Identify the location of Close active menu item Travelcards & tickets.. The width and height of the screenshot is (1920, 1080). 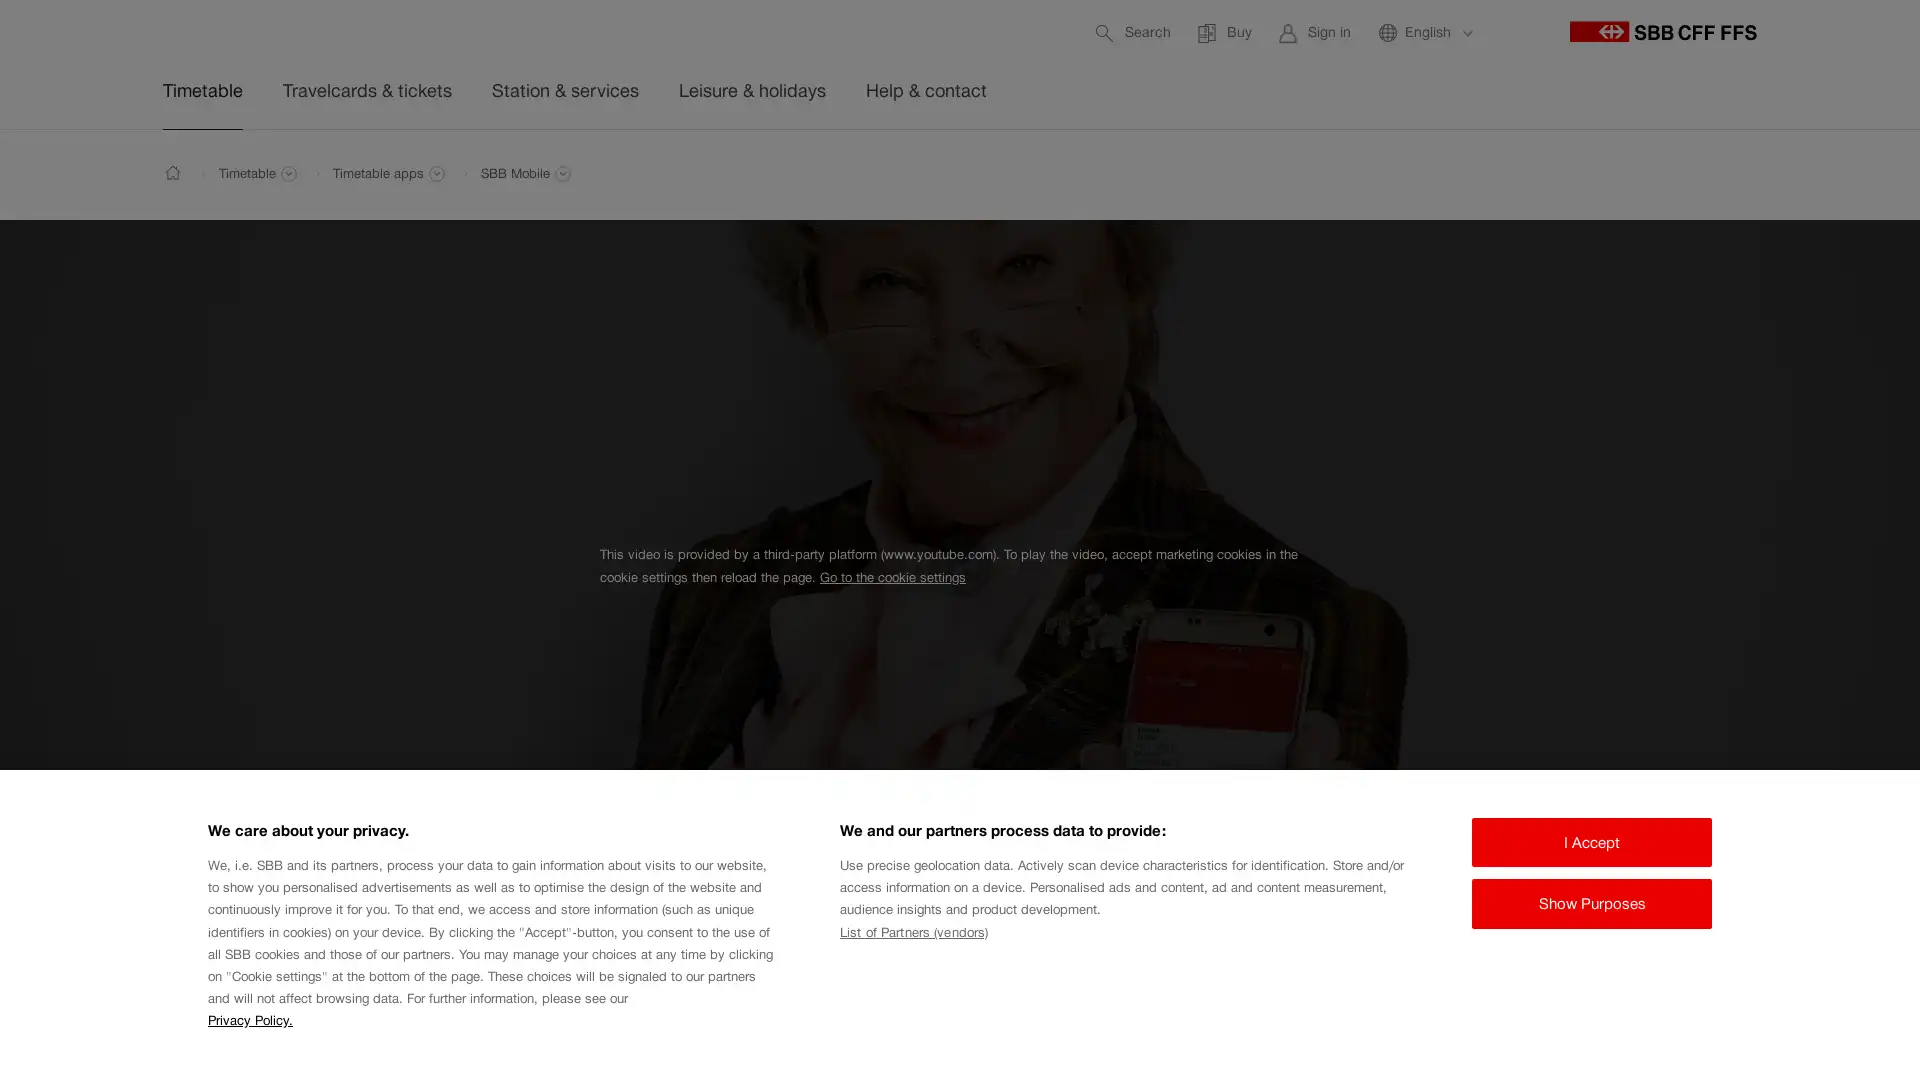
(1780, 176).